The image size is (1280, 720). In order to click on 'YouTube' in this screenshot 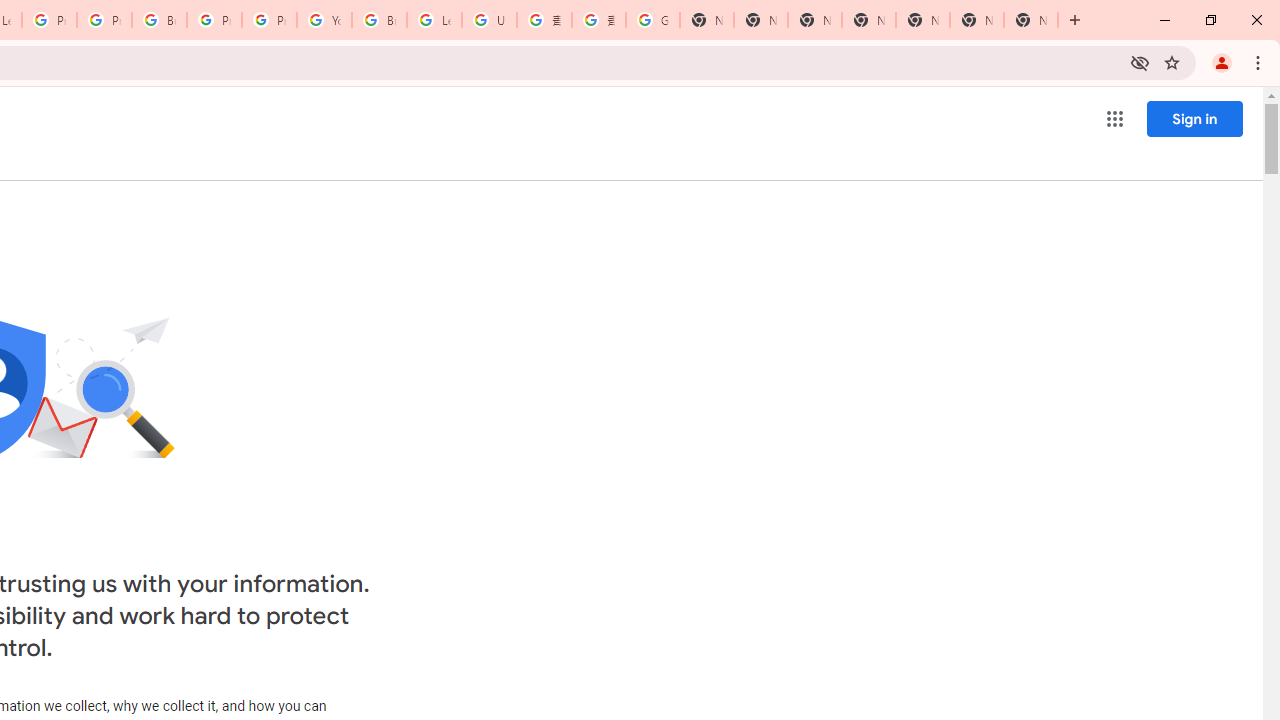, I will do `click(324, 20)`.